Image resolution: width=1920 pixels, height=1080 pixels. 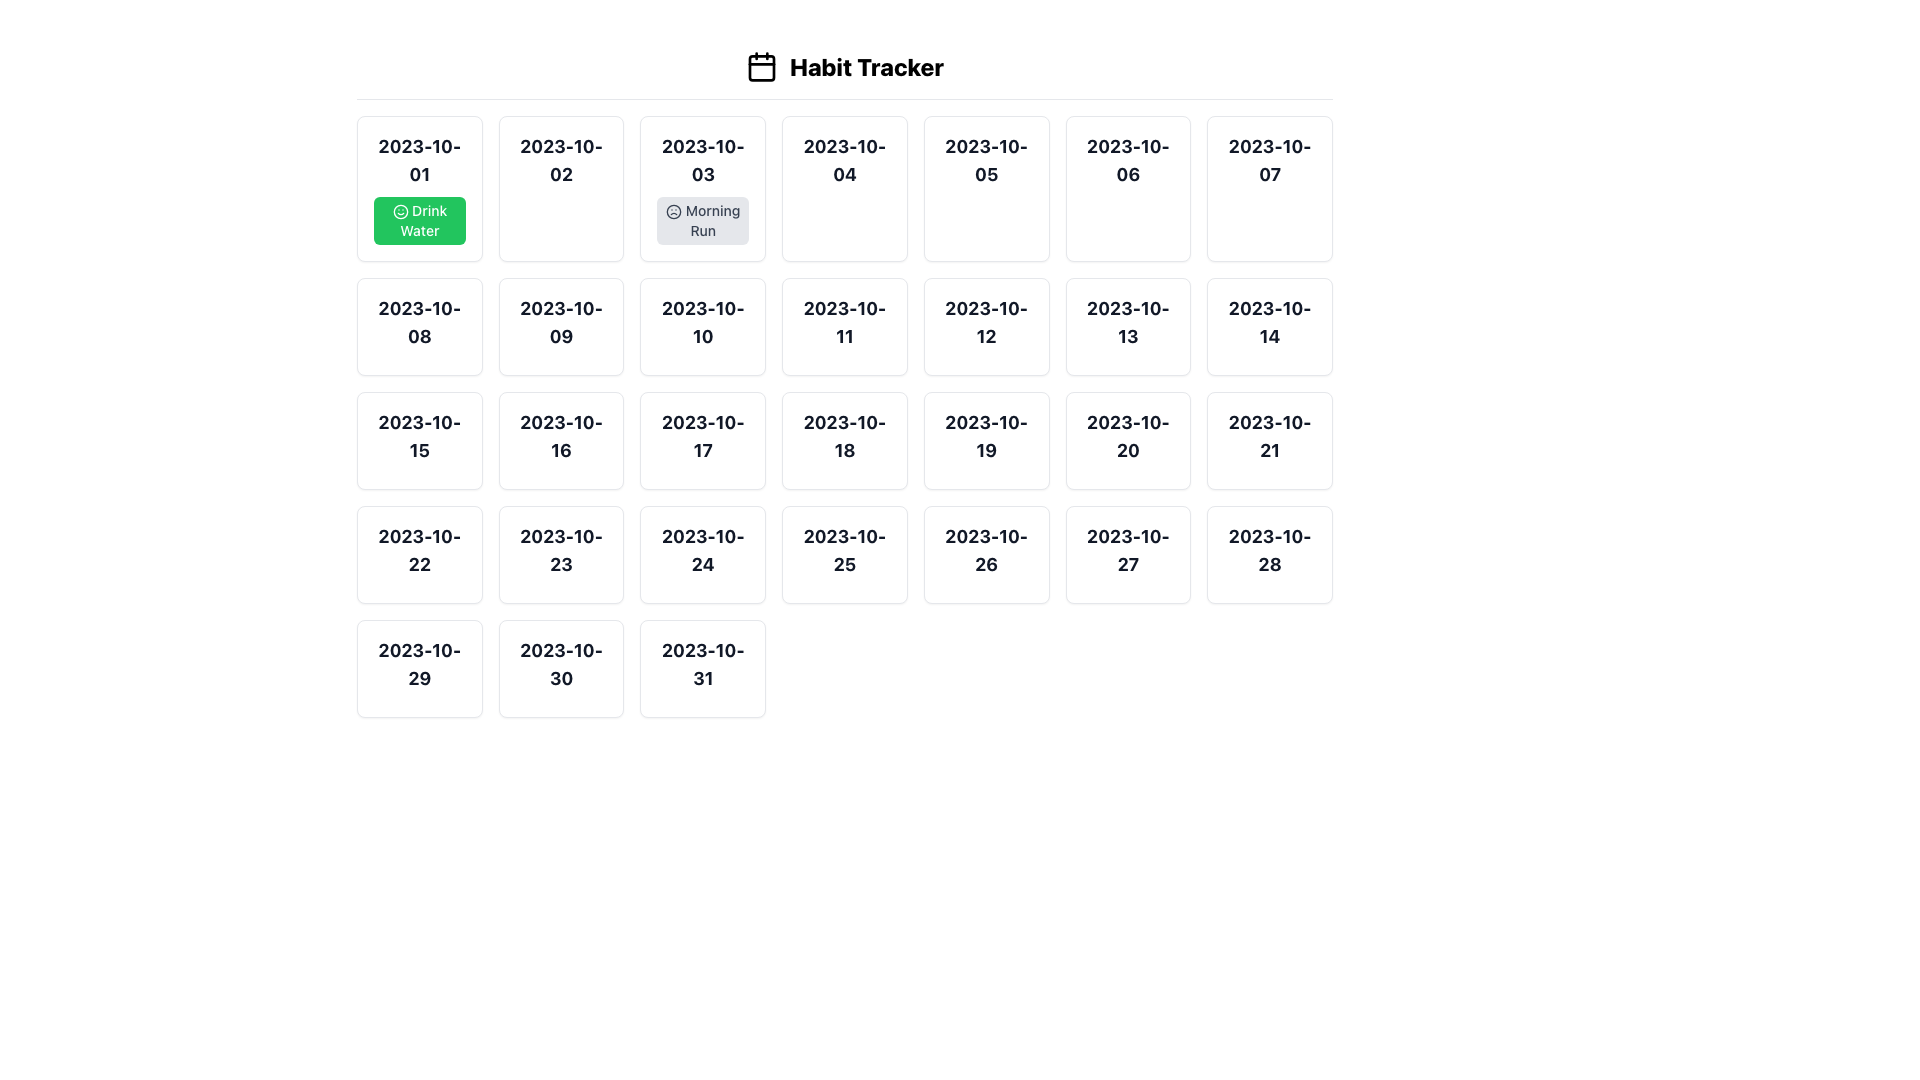 I want to click on the calendar day card displaying '2023-10-12' in the second row and fifth column of the Habit Tracker grid, so click(x=986, y=326).